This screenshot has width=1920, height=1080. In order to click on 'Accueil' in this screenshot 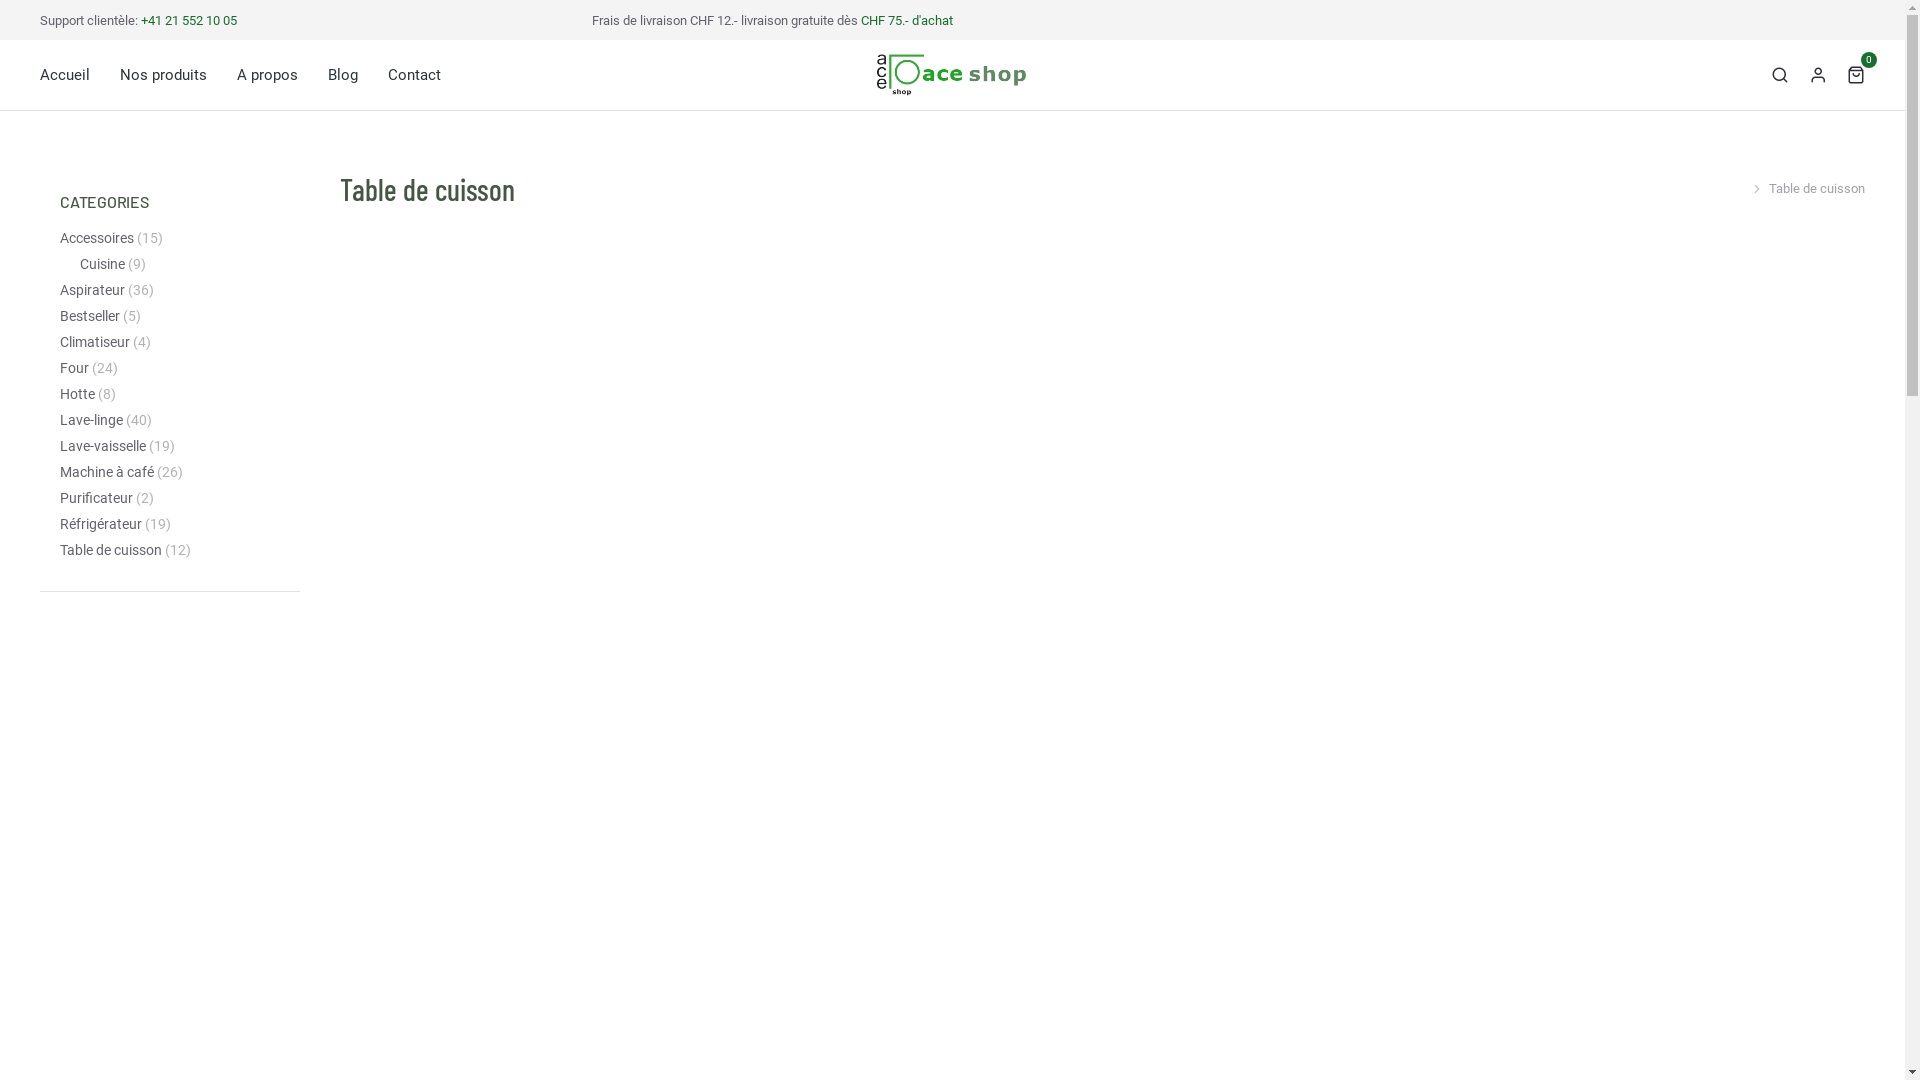, I will do `click(65, 73)`.